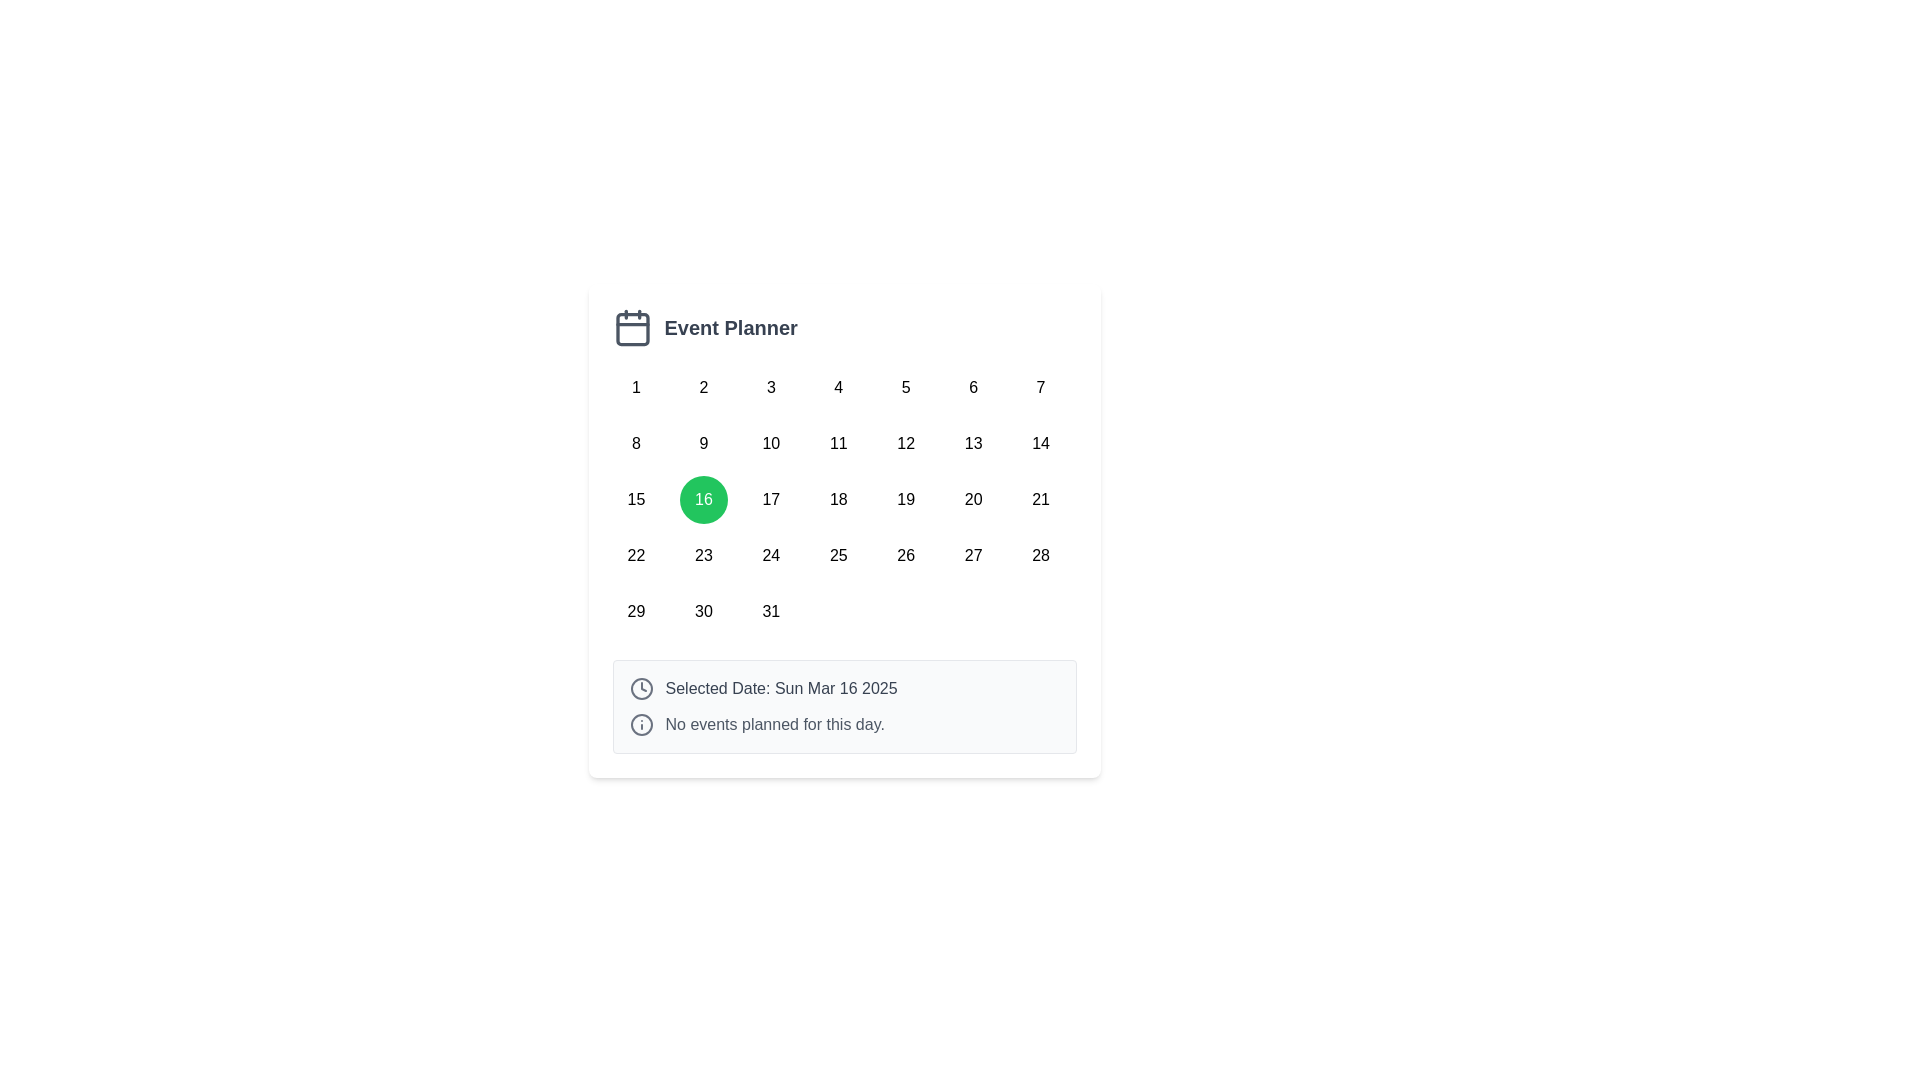  Describe the element at coordinates (905, 388) in the screenshot. I see `the small, circular button with a white background displaying the number '5' in bold, black text` at that location.